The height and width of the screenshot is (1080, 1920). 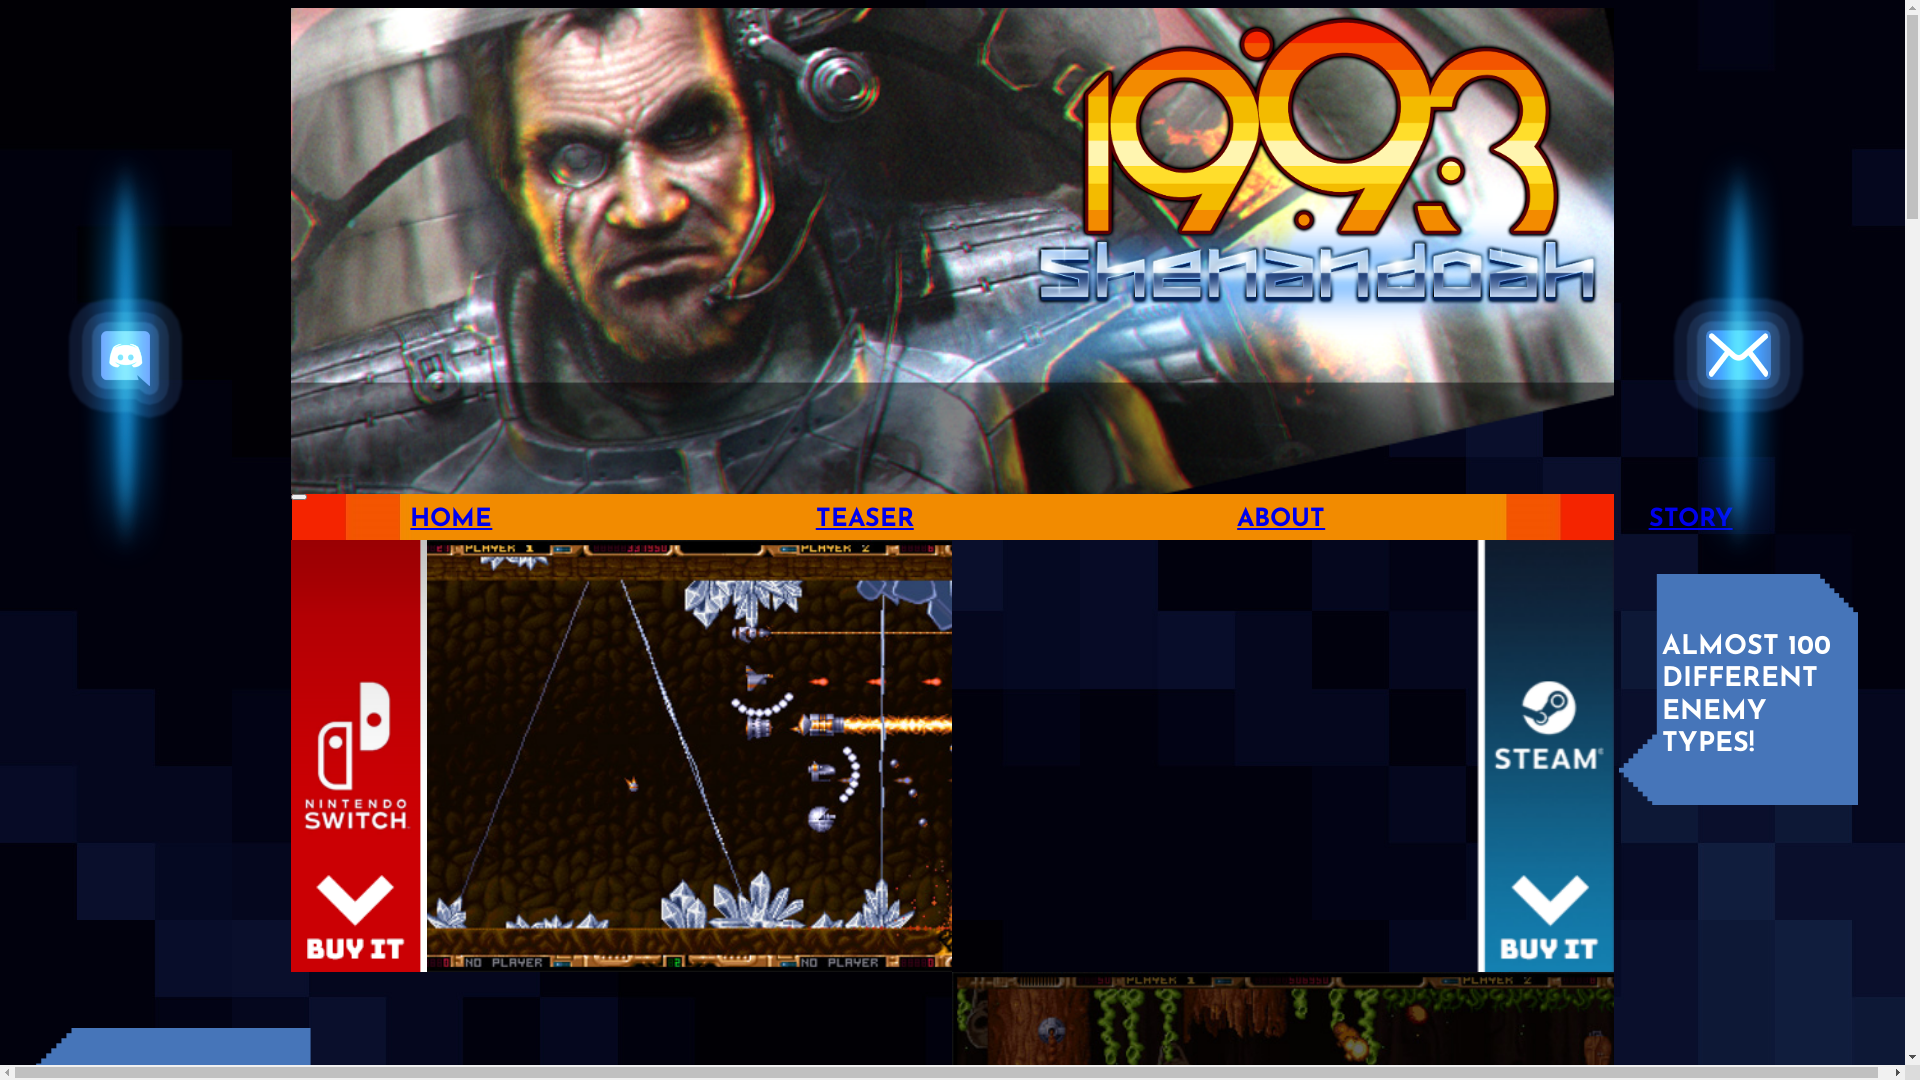 I want to click on 'TEASER', so click(x=816, y=518).